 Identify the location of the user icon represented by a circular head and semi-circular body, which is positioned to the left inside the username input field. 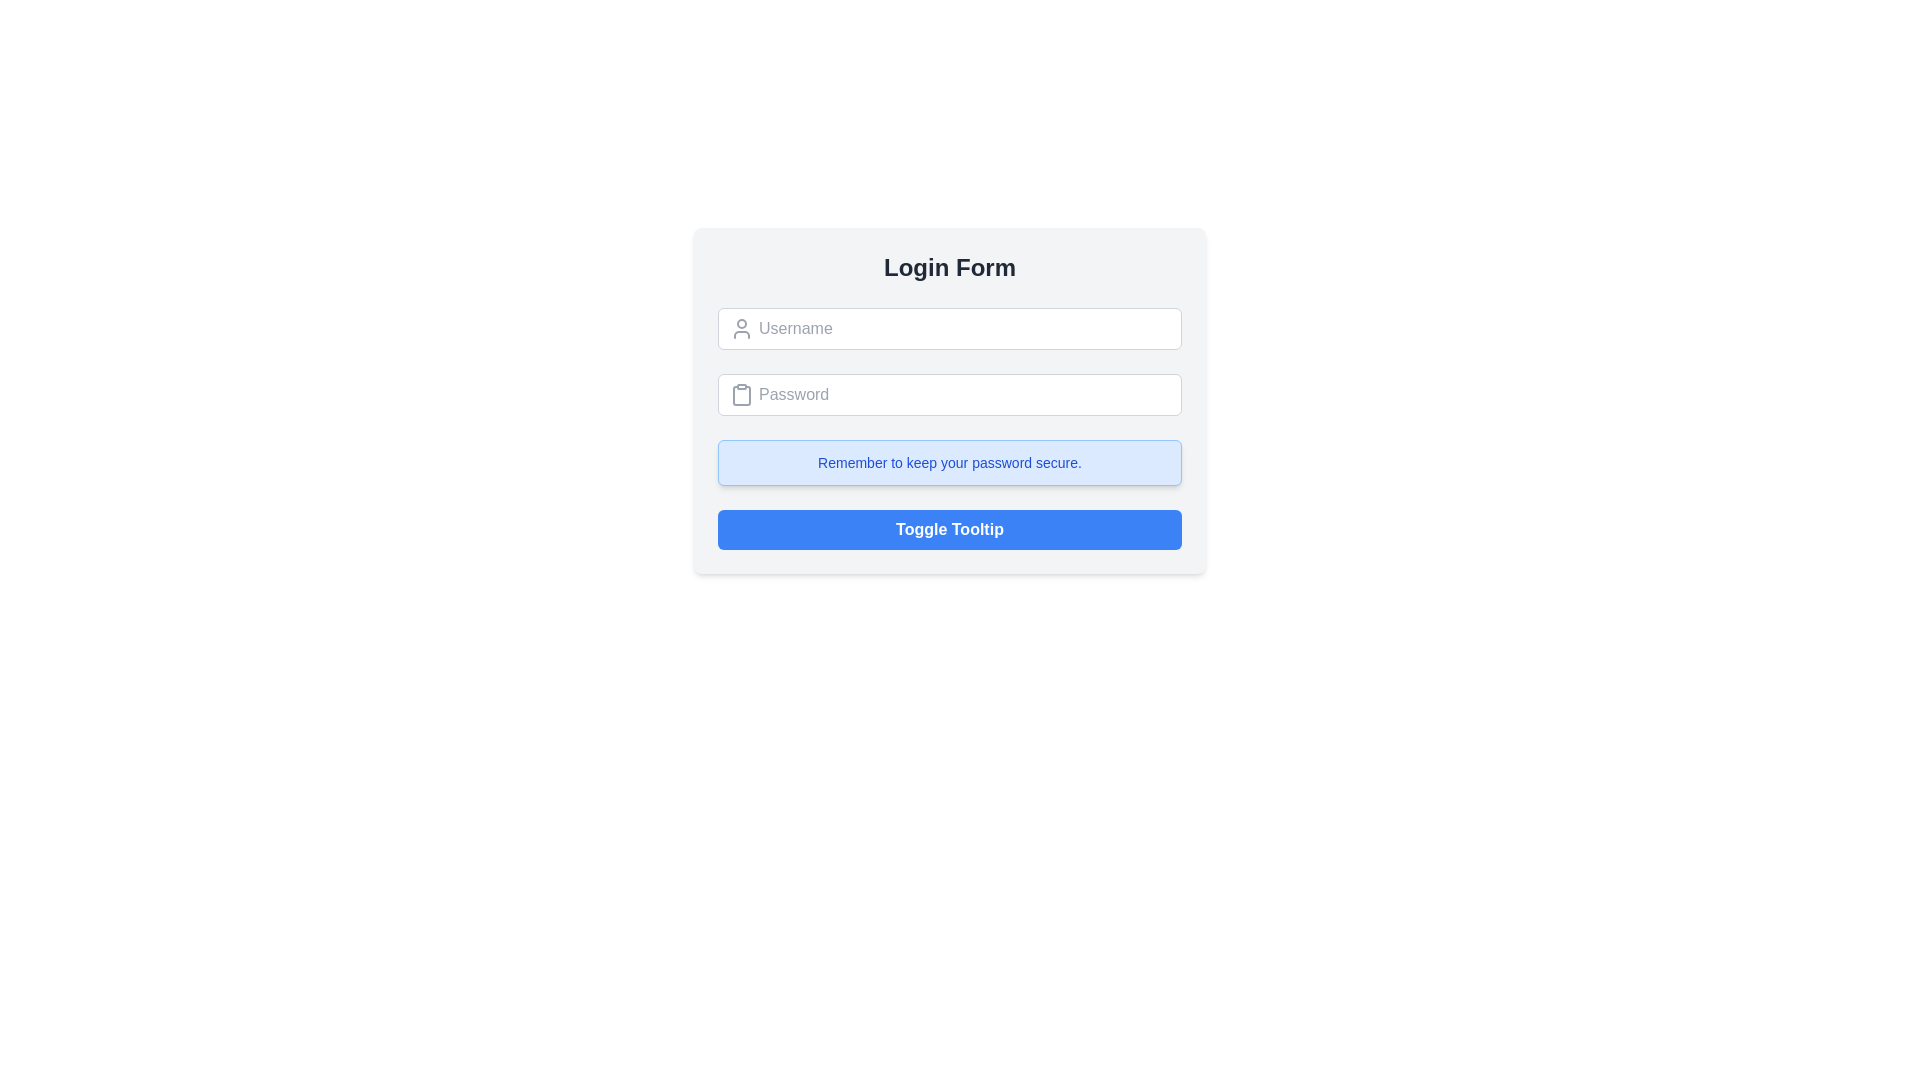
(741, 327).